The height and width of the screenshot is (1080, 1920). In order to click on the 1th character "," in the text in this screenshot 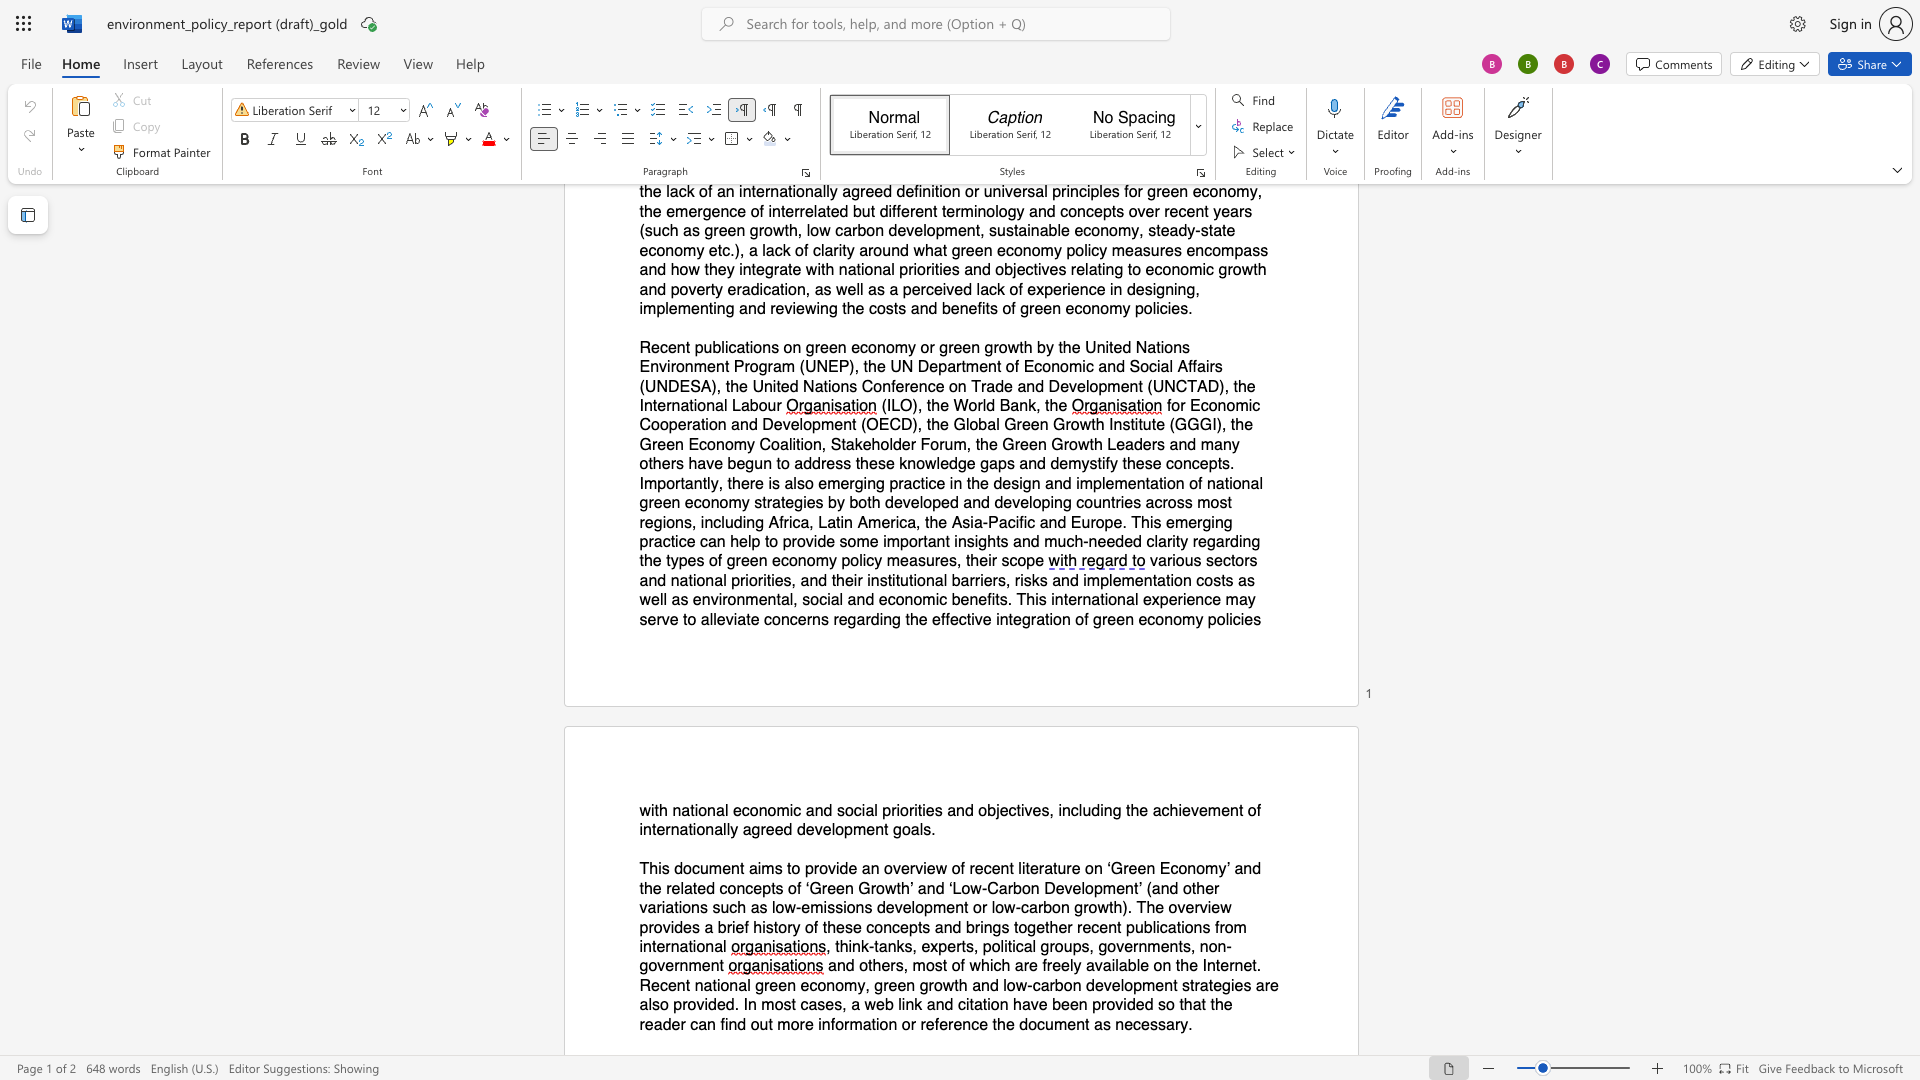, I will do `click(828, 945)`.